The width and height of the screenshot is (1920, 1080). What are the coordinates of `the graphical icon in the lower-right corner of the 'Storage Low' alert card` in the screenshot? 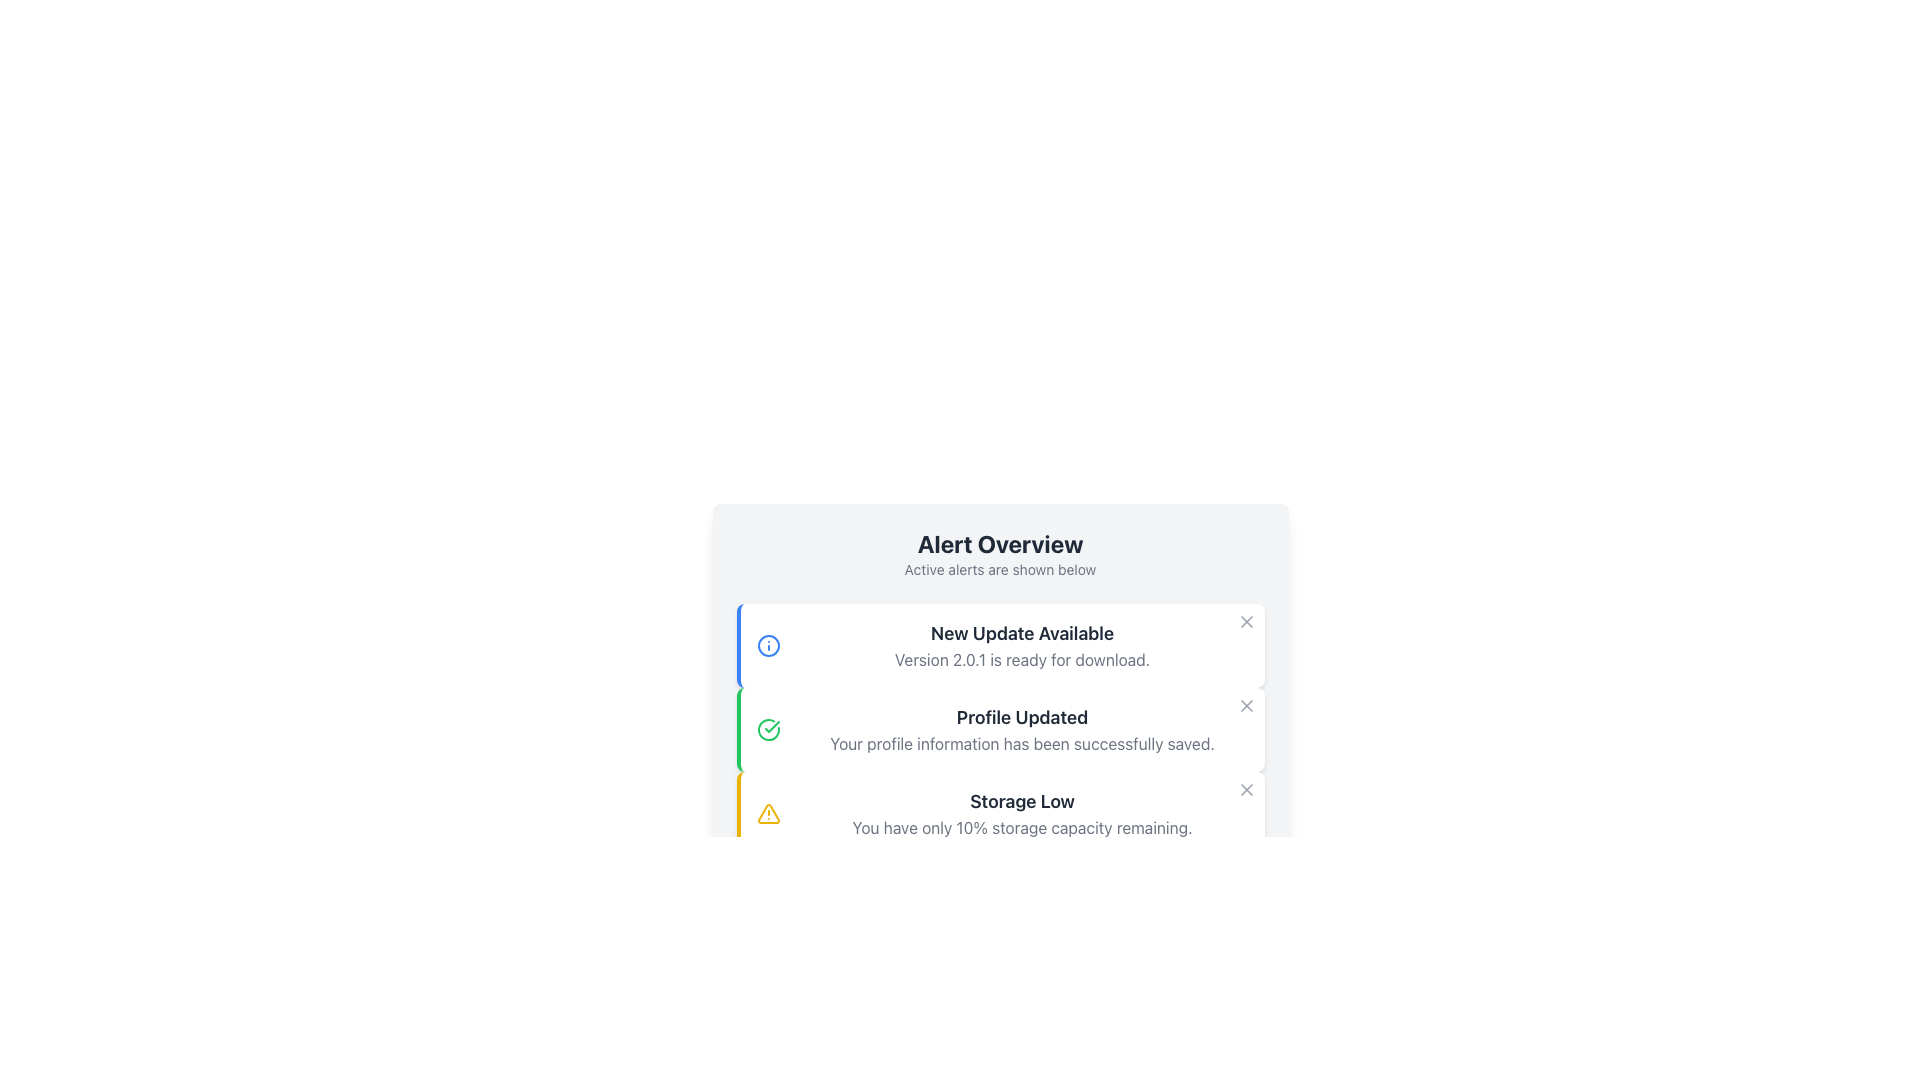 It's located at (1245, 789).